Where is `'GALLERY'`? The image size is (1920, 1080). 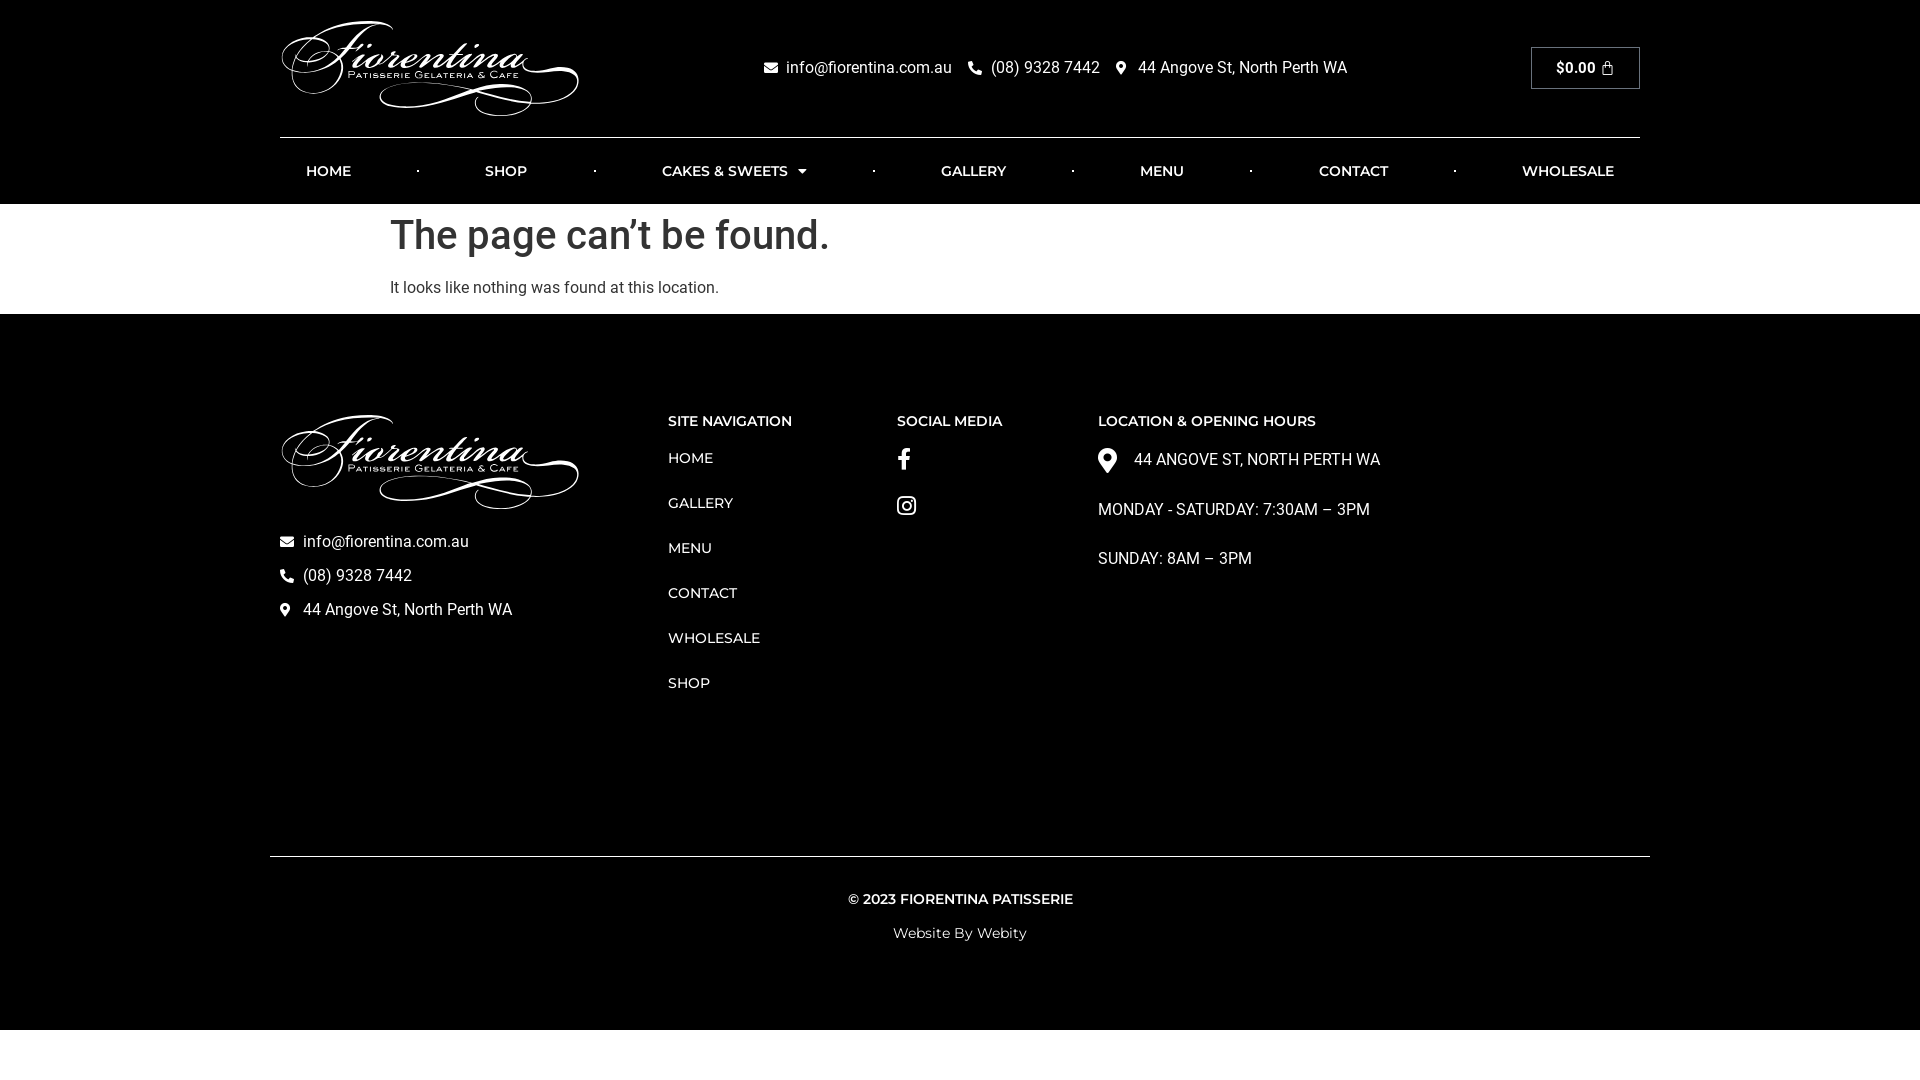
'GALLERY' is located at coordinates (761, 501).